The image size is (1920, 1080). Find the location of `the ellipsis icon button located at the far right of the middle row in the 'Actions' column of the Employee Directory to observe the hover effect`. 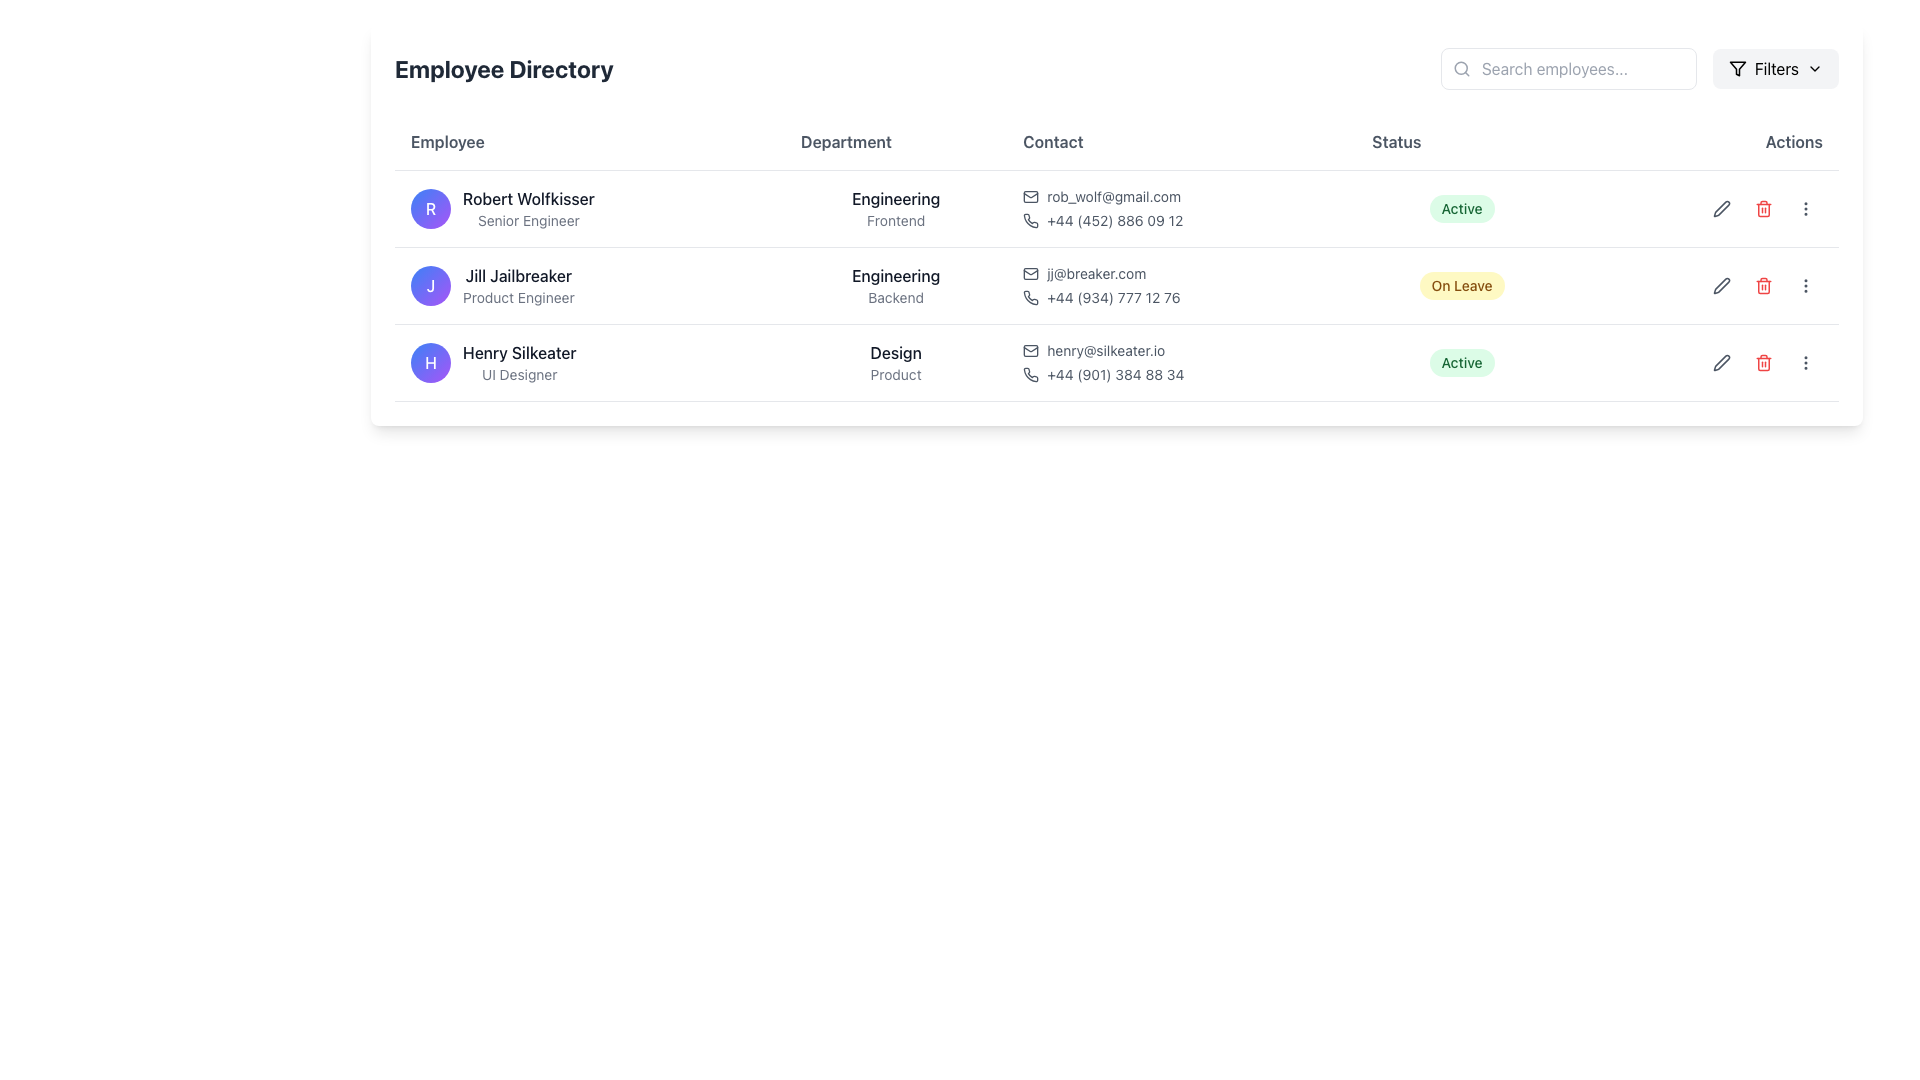

the ellipsis icon button located at the far right of the middle row in the 'Actions' column of the Employee Directory to observe the hover effect is located at coordinates (1805, 285).